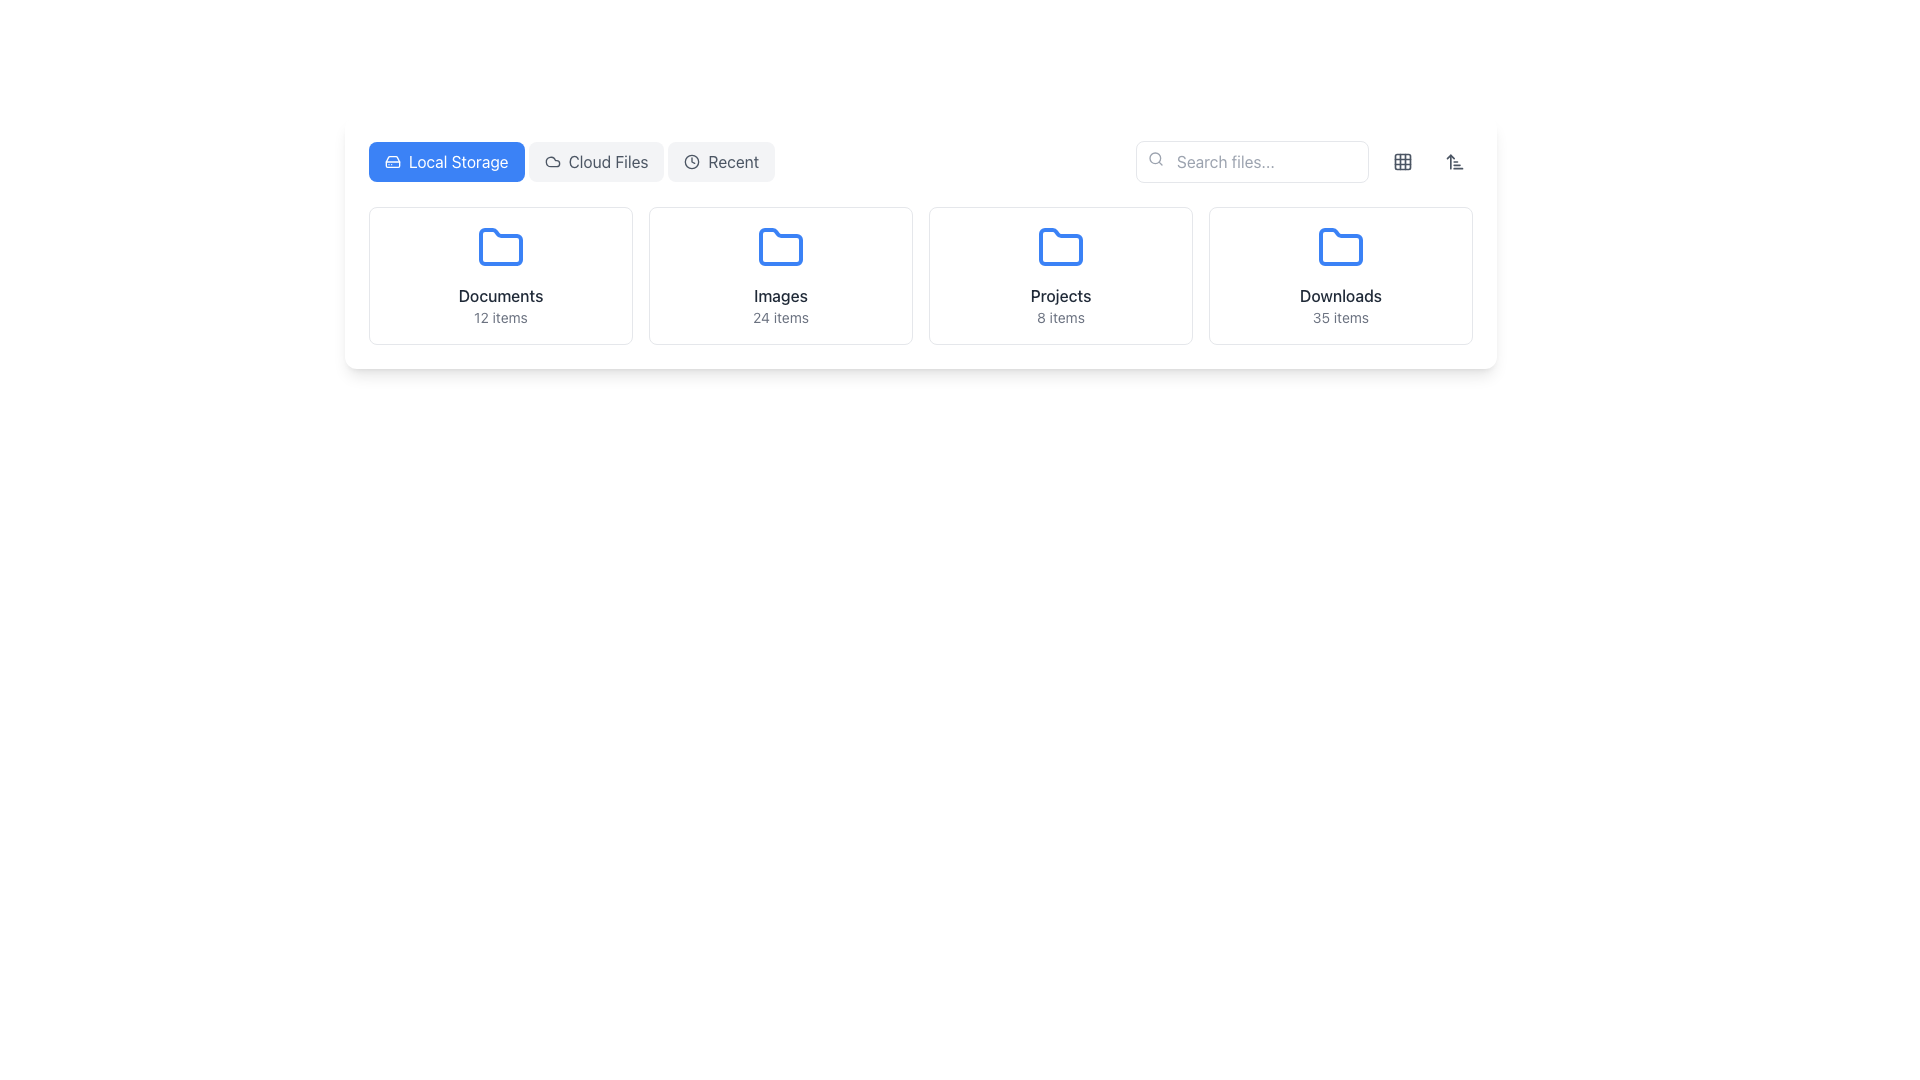  Describe the element at coordinates (1340, 245) in the screenshot. I see `the bright blue folder icon, which is the fourth in a row of folder icons` at that location.